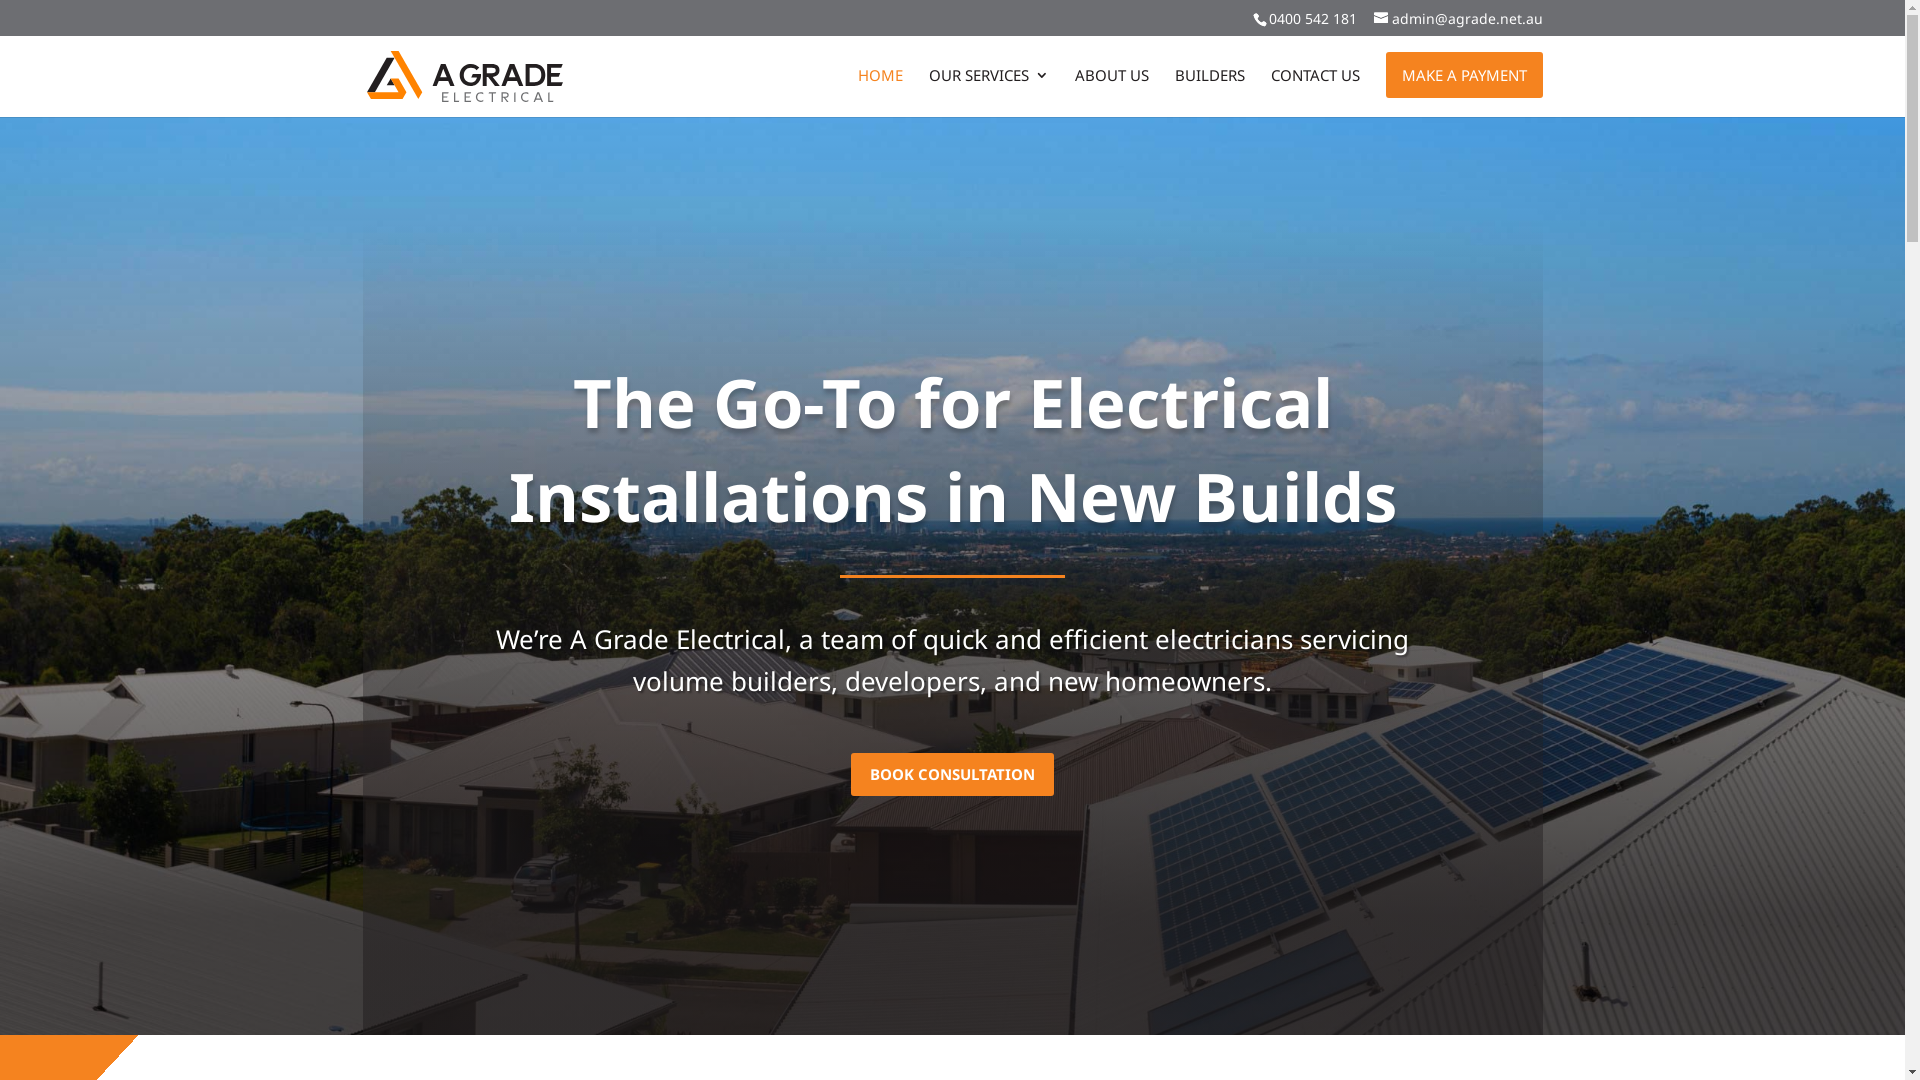  What do you see at coordinates (1208, 92) in the screenshot?
I see `'BUILDERS'` at bounding box center [1208, 92].